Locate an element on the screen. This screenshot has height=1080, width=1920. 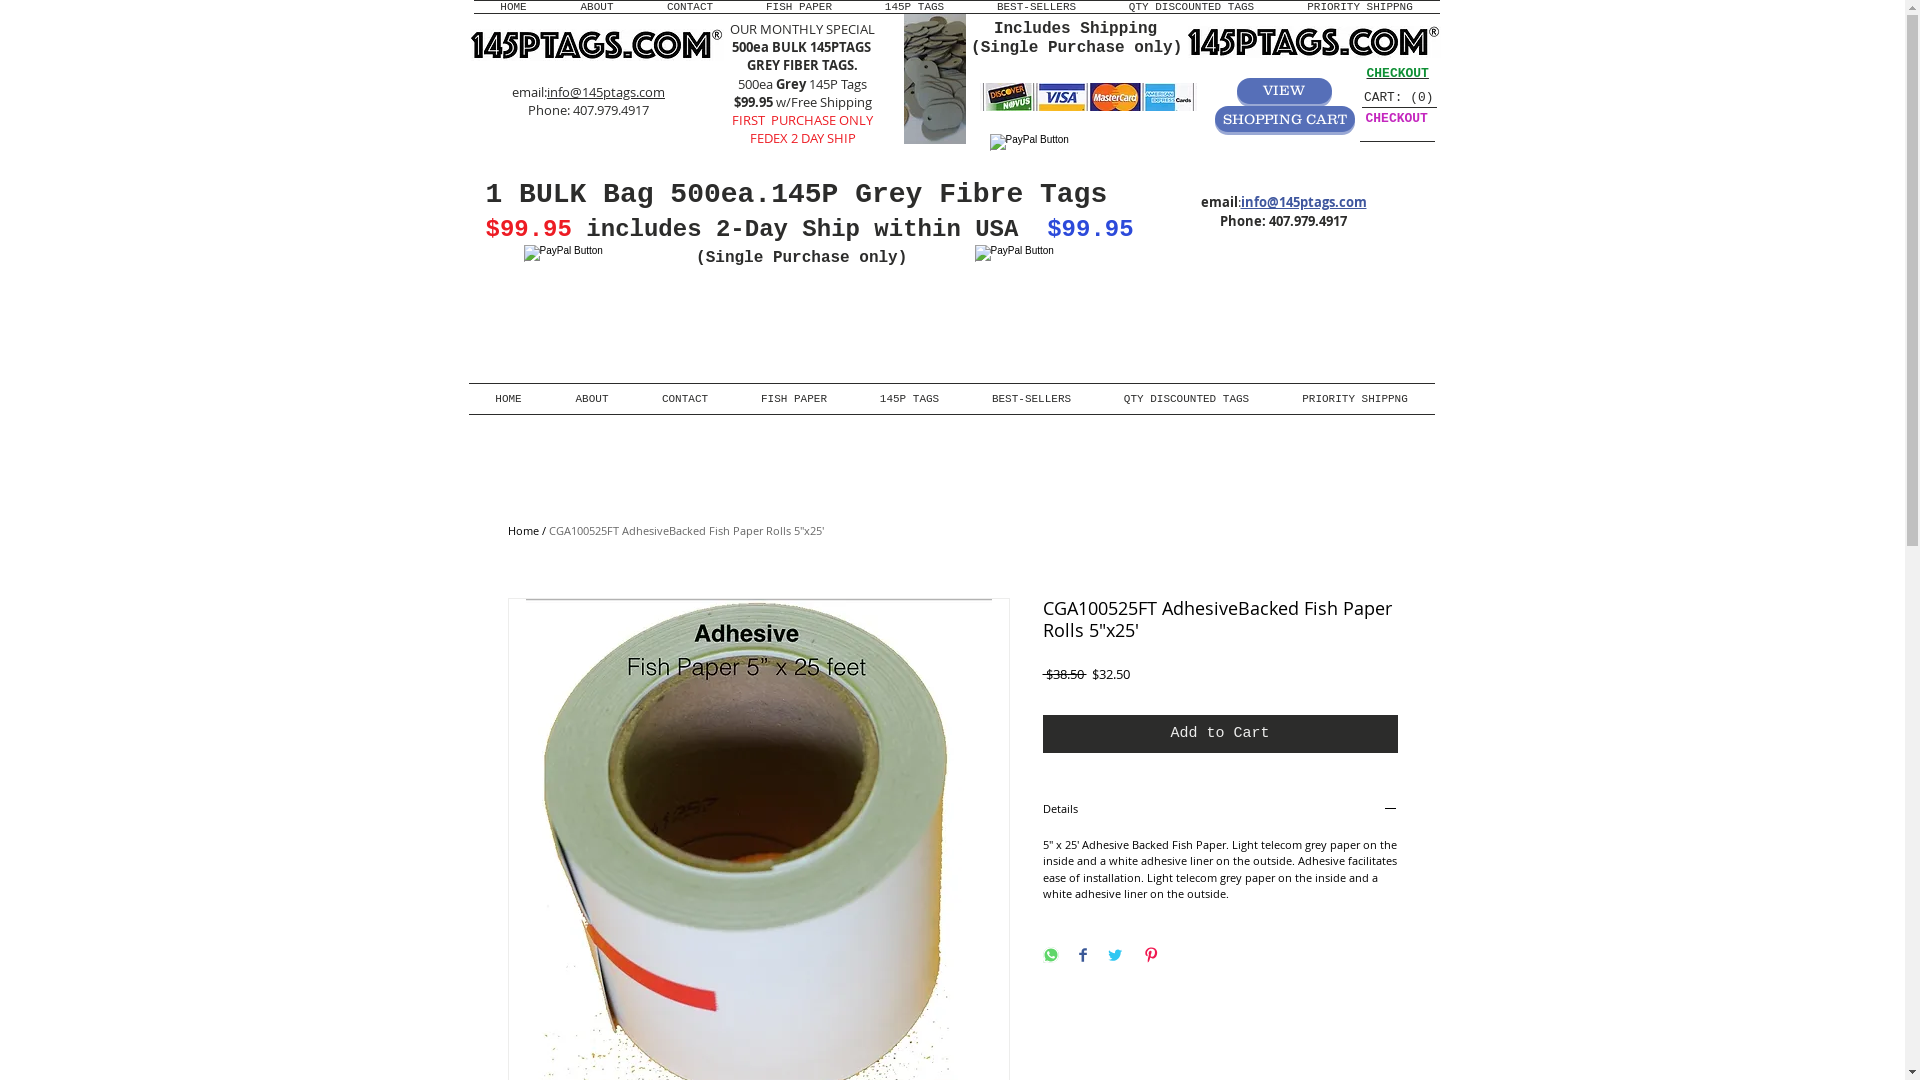
'PRIORITY SHIPPNG' is located at coordinates (1275, 398).